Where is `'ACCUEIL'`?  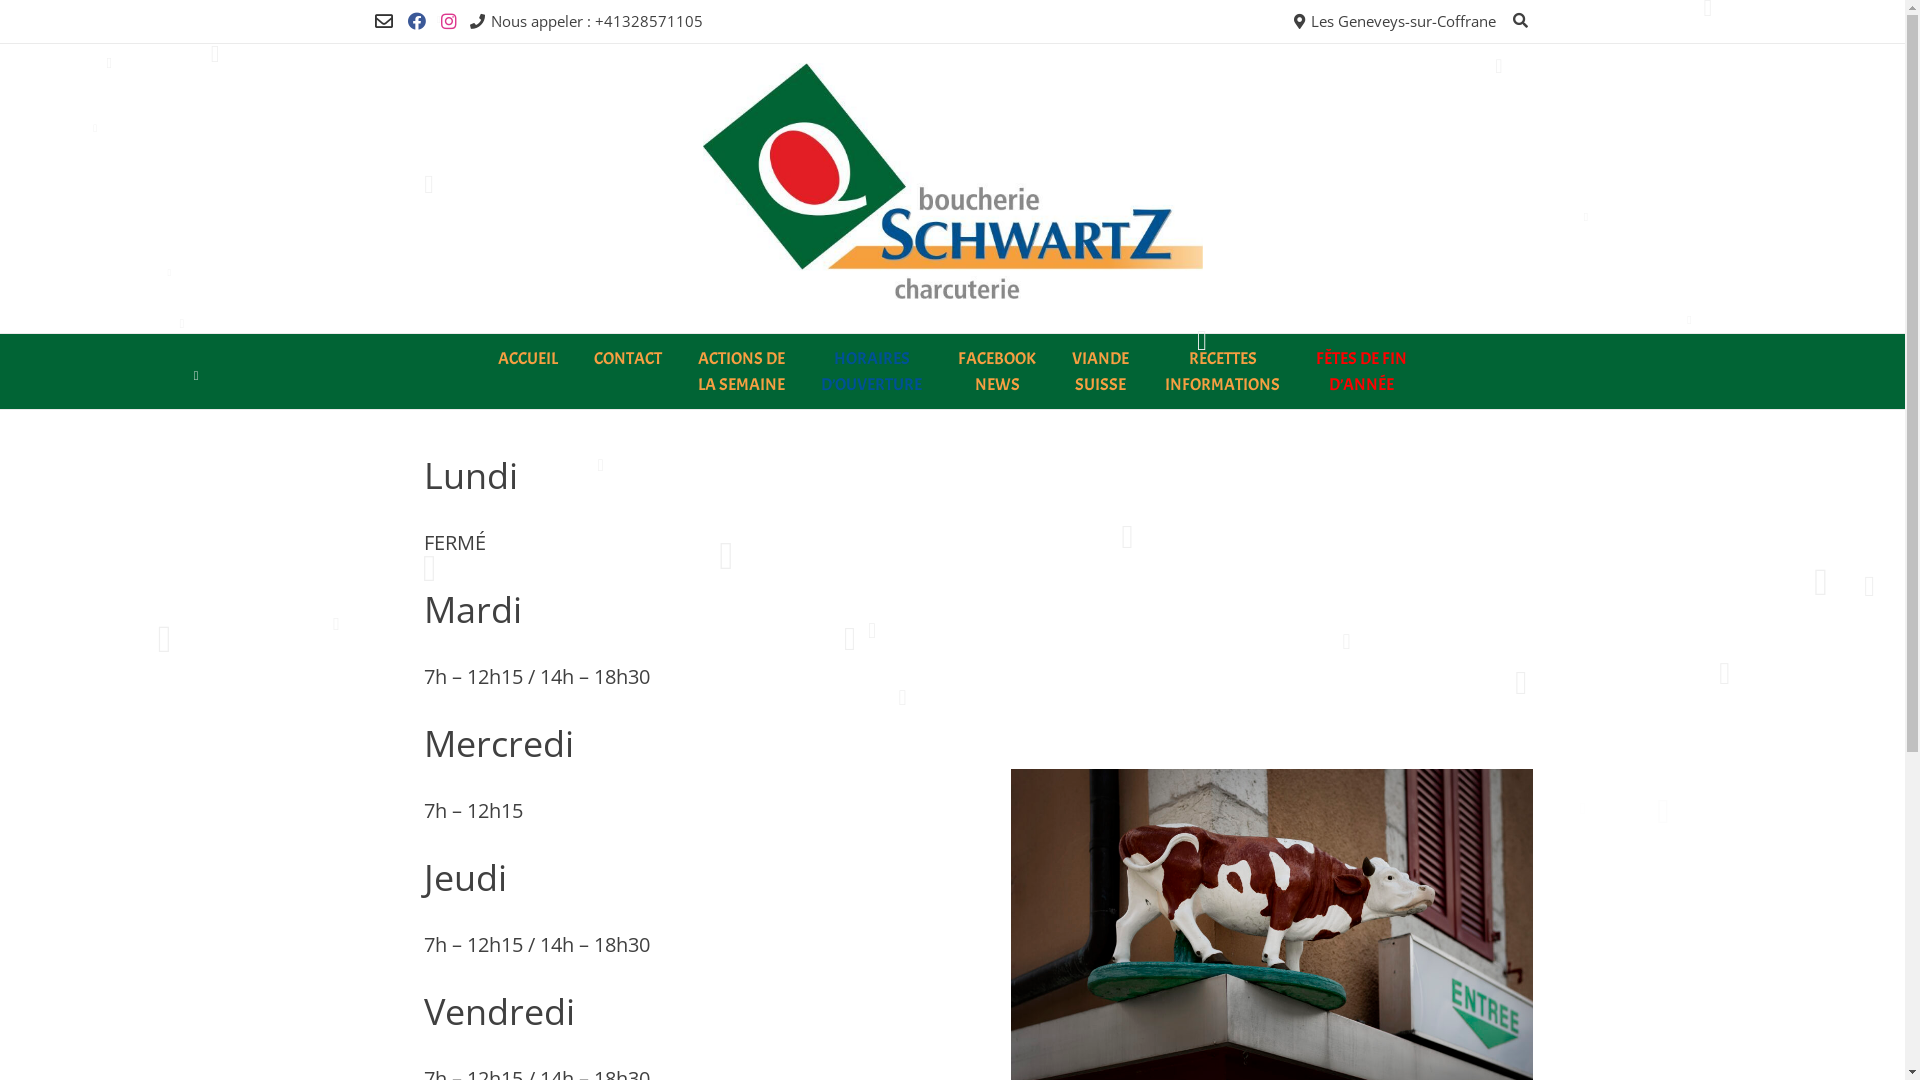
'ACCUEIL' is located at coordinates (528, 357).